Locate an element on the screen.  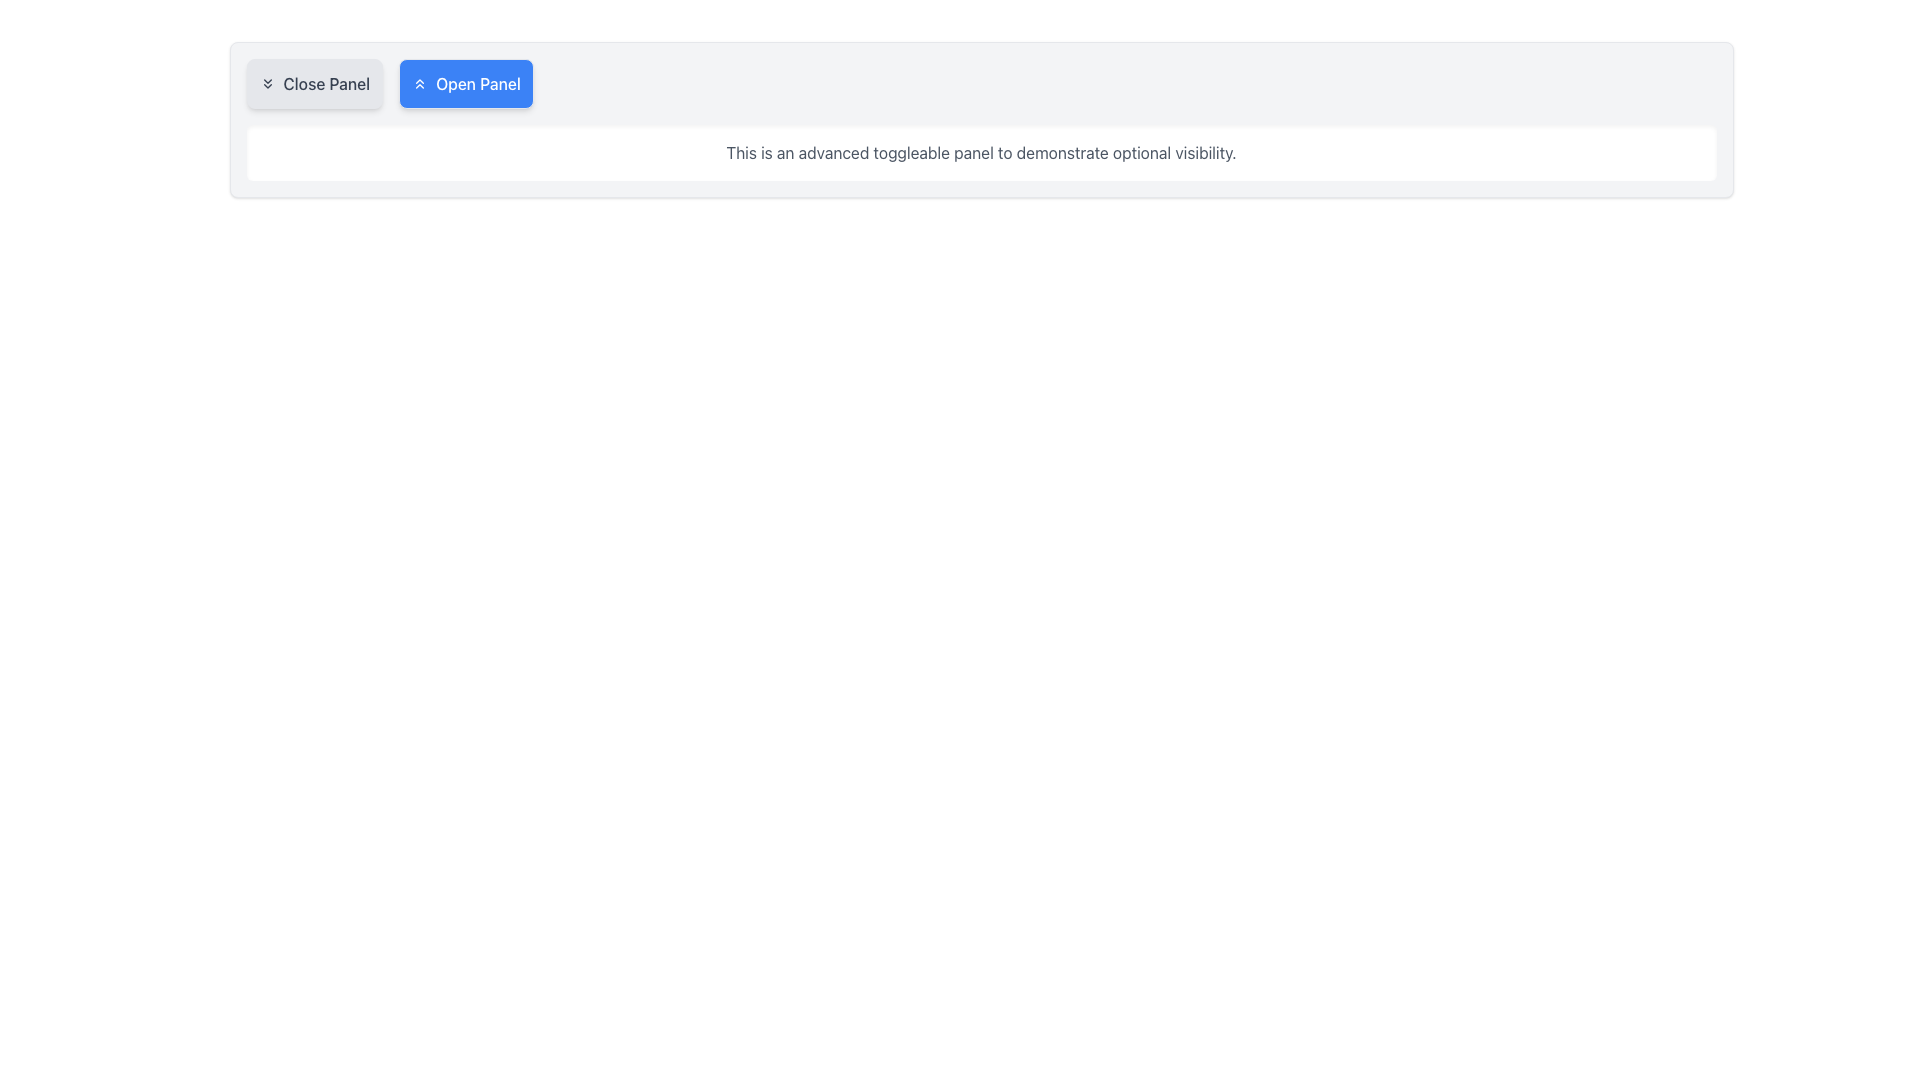
the chevrons icon located on the left side of the 'Close Panel' button, which visually emphasizes the 'Close Panel' action is located at coordinates (266, 83).